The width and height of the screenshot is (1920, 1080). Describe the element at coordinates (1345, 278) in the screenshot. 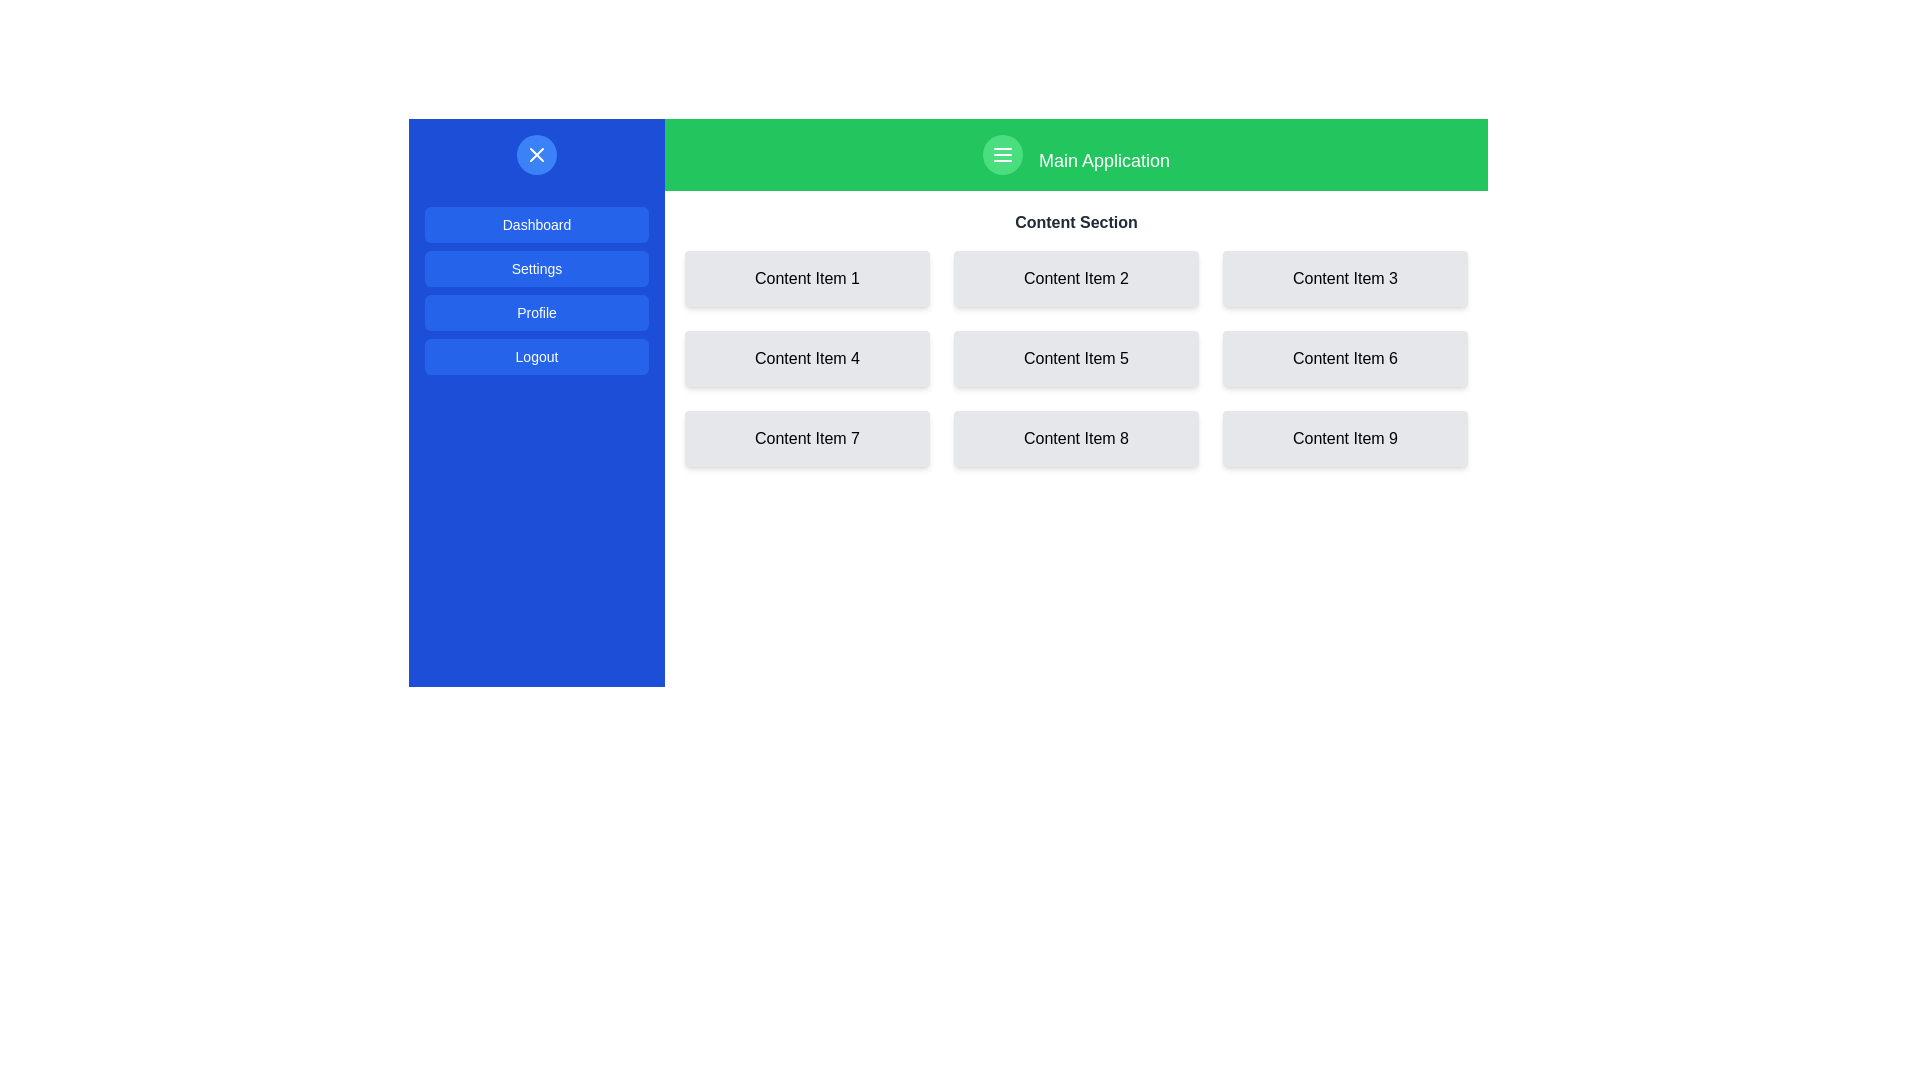

I see `the non-interactive button-like text label displaying 'Content Item 3' which has a light grey background and rounded corners, located in the first row and third column of the grid layout` at that location.